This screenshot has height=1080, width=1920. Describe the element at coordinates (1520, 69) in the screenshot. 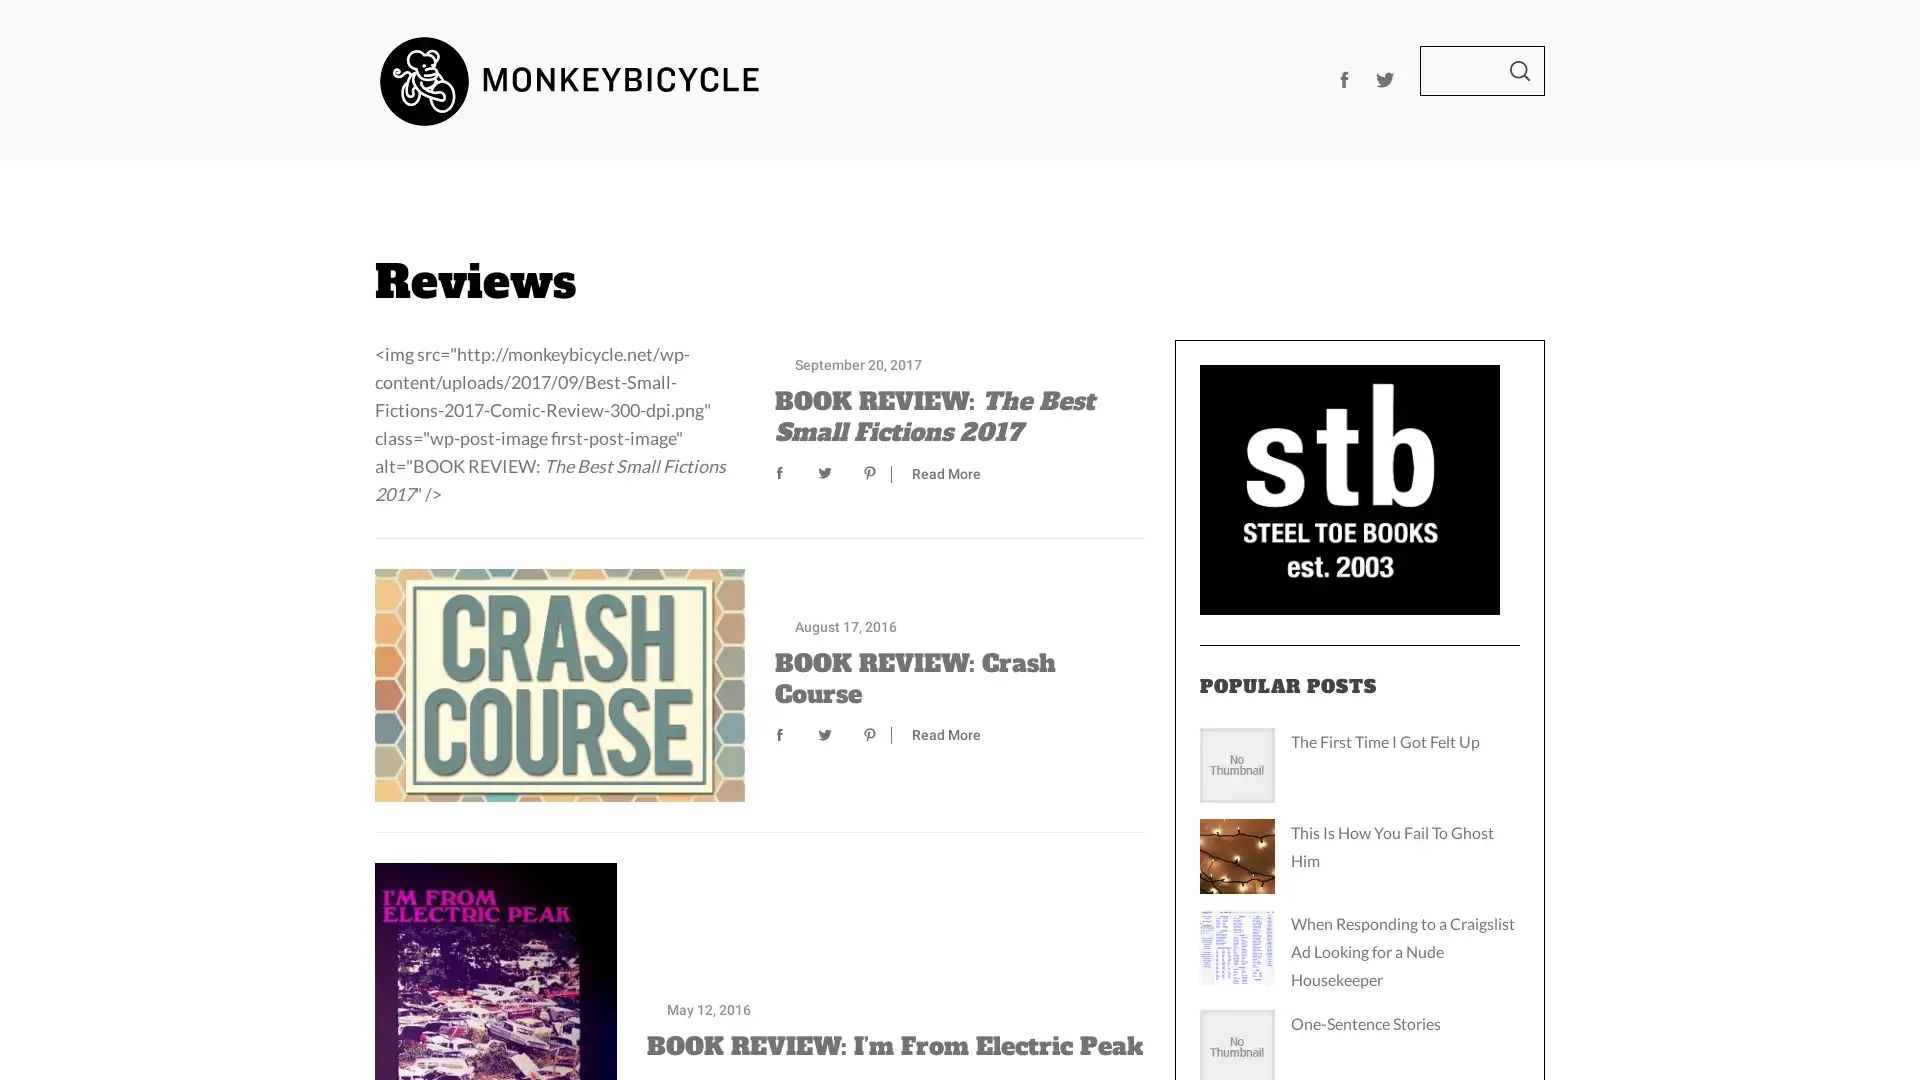

I see `SEARCH` at that location.